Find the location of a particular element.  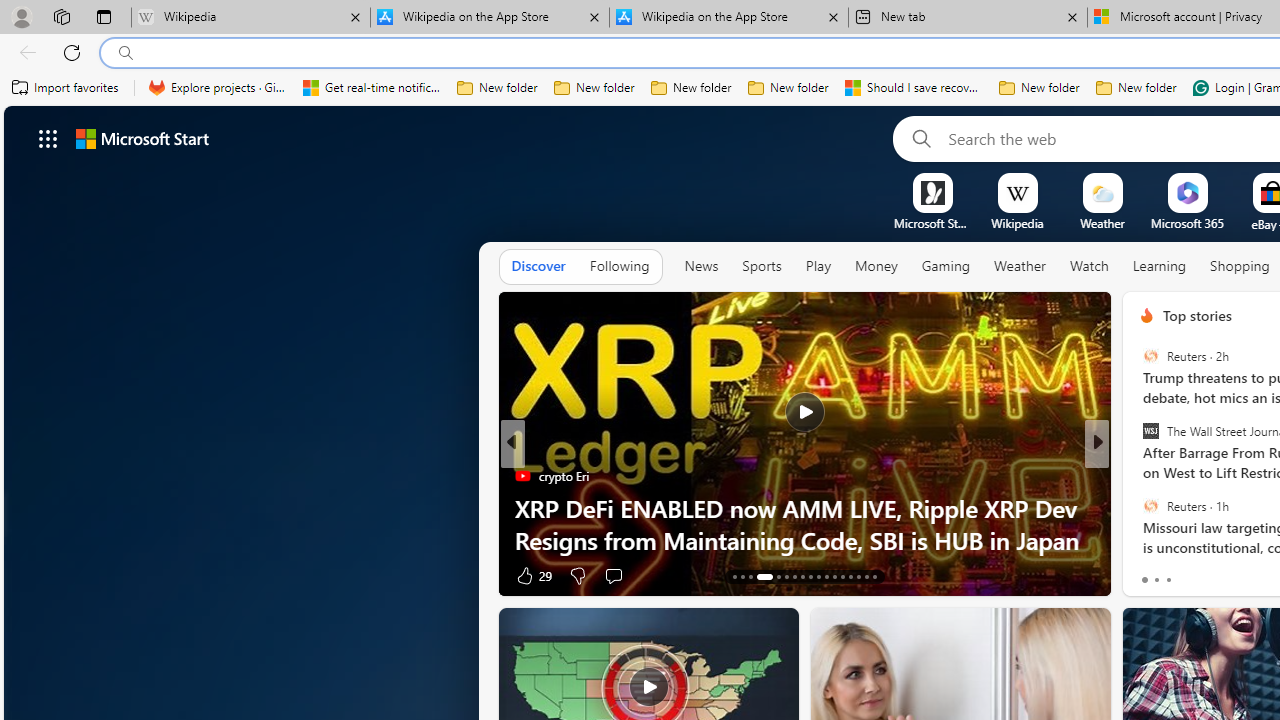

'Reuters' is located at coordinates (1150, 504).